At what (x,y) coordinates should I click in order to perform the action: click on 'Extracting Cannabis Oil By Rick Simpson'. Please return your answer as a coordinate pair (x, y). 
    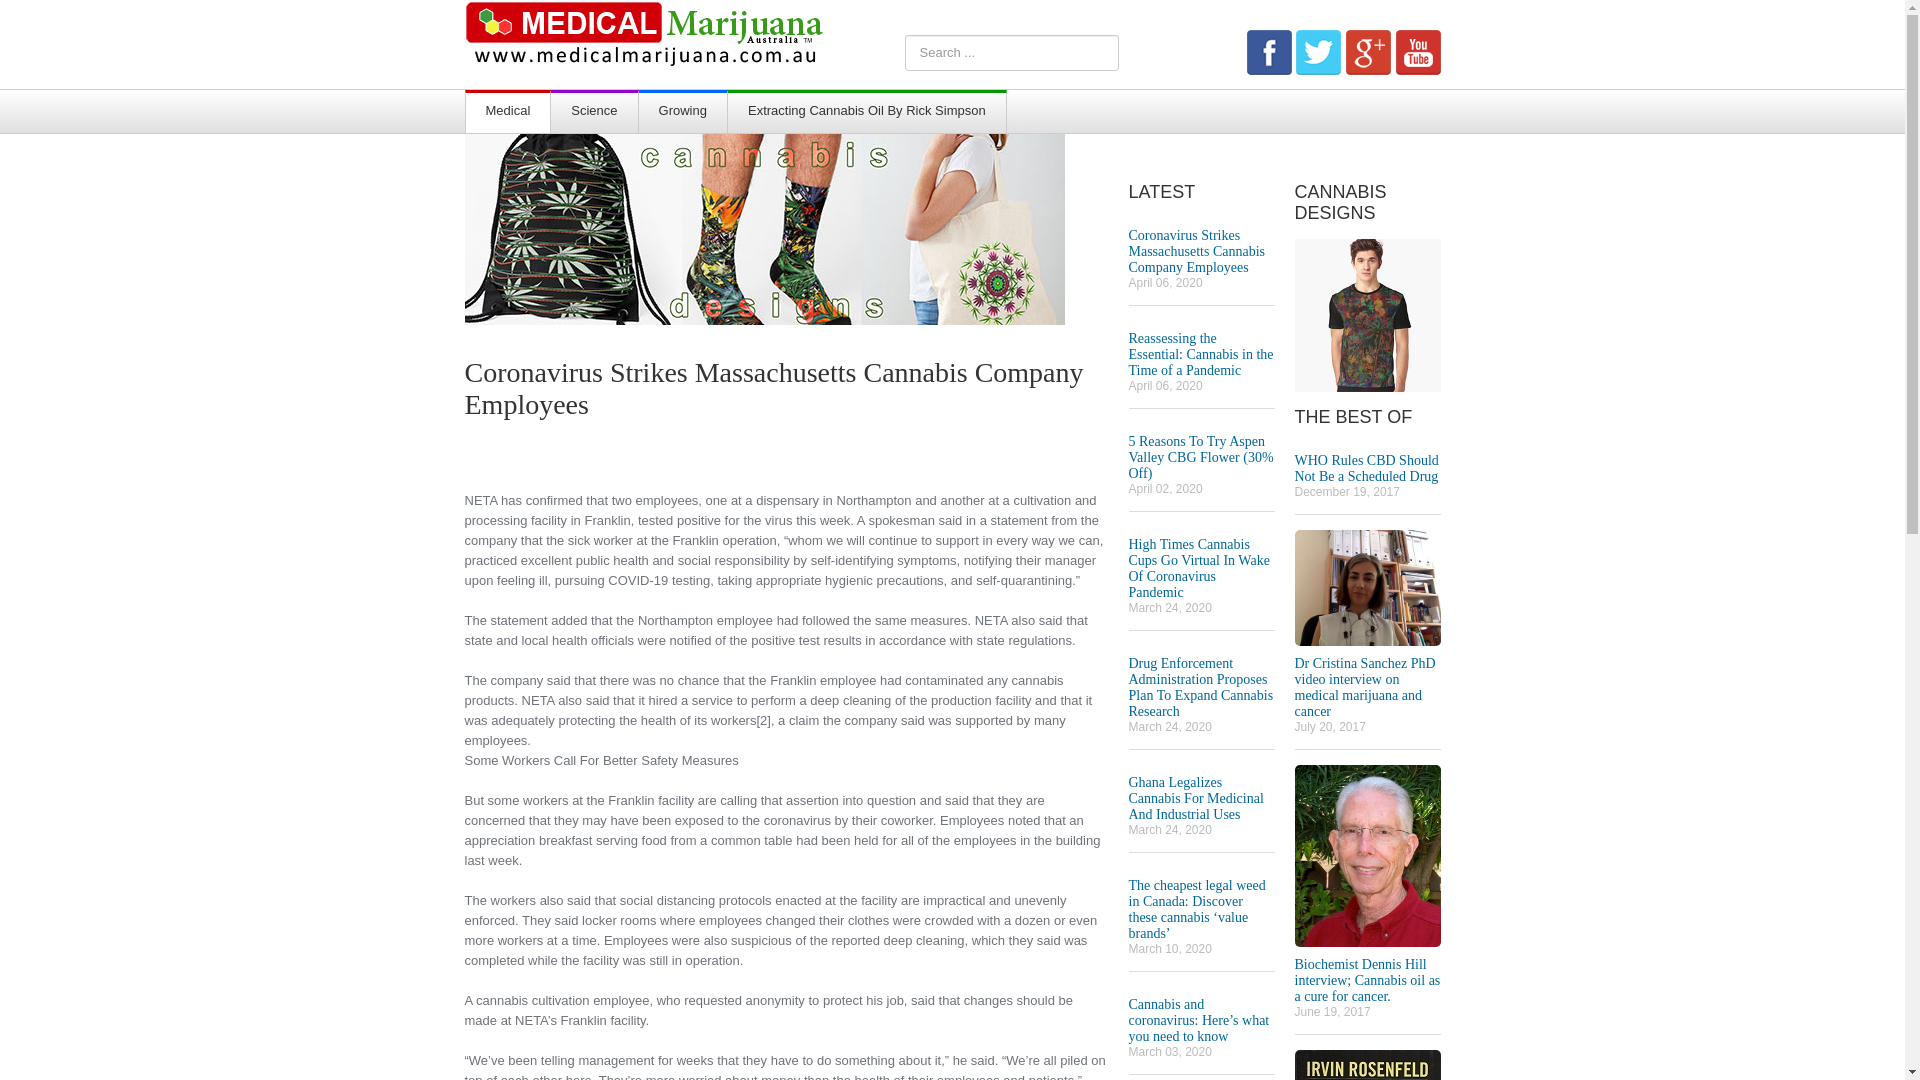
    Looking at the image, I should click on (867, 112).